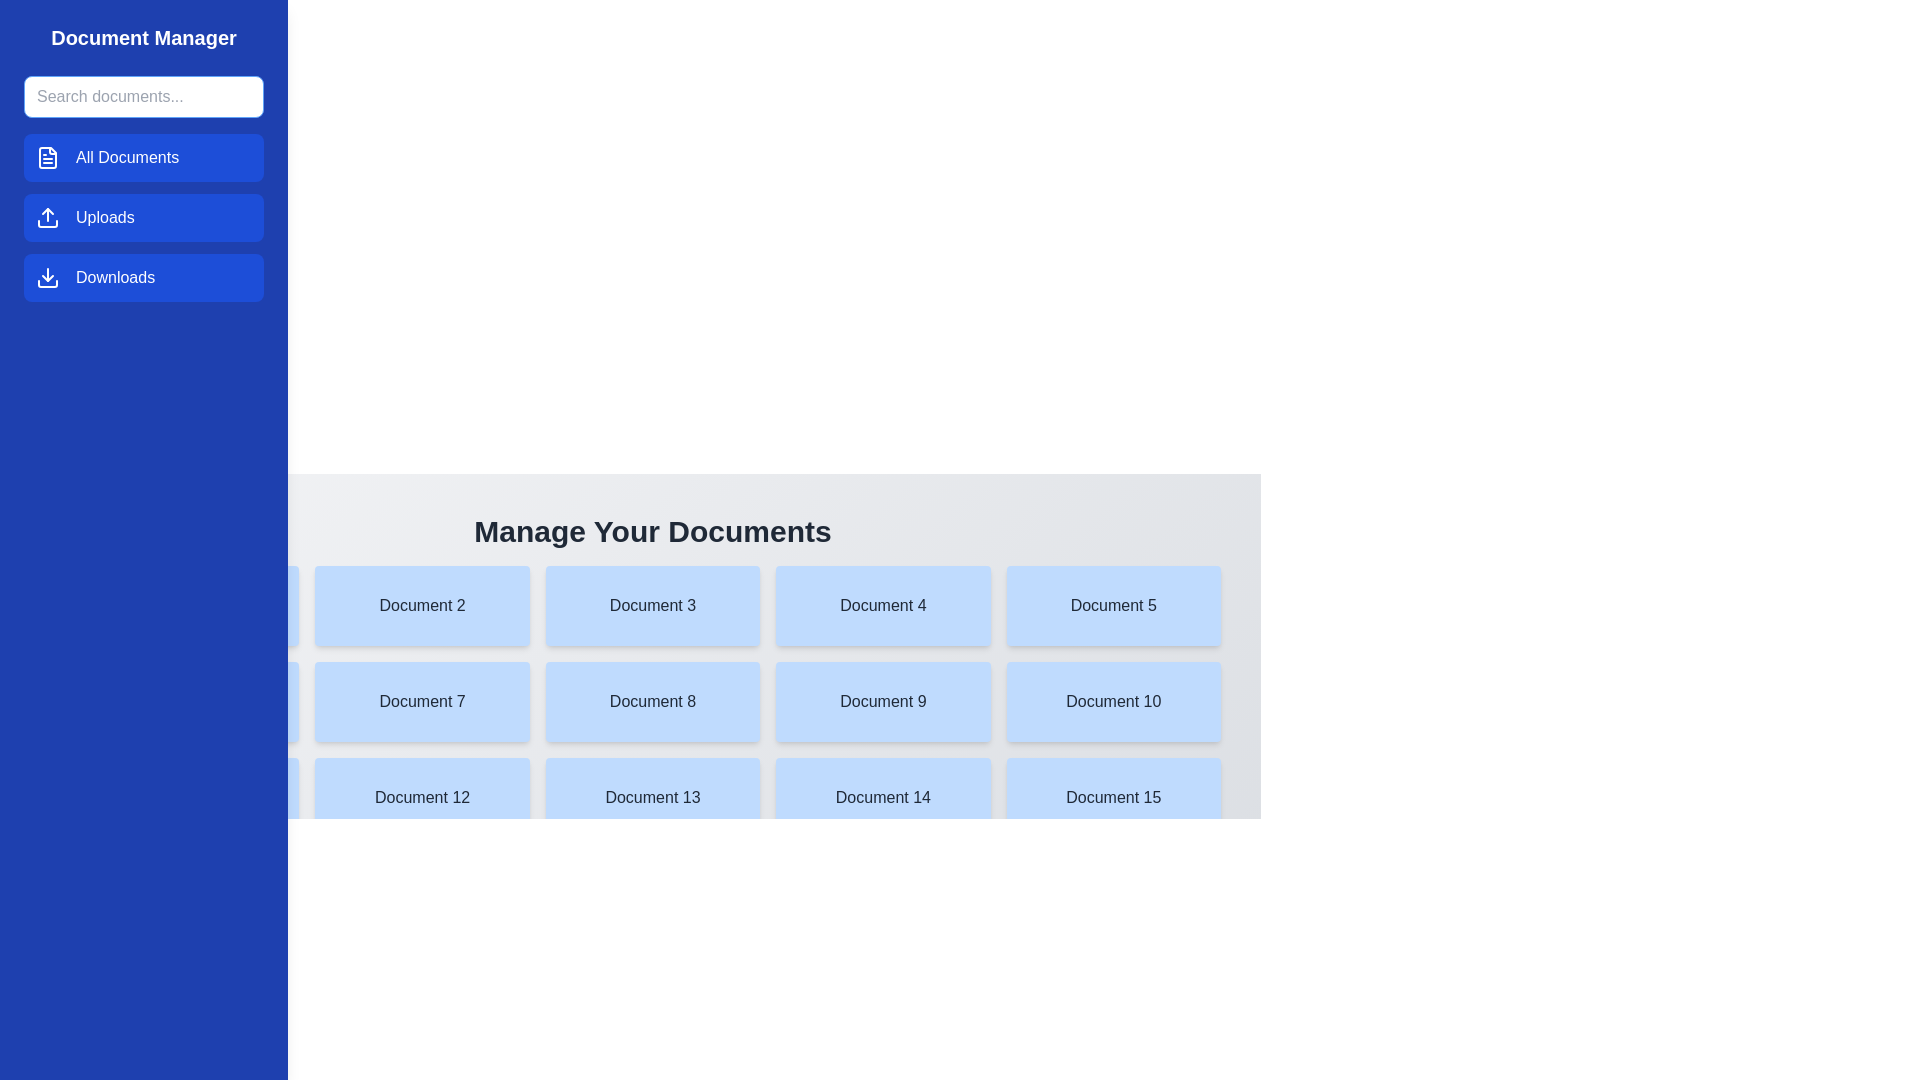  What do you see at coordinates (143, 218) in the screenshot?
I see `the document category Uploads from the list` at bounding box center [143, 218].